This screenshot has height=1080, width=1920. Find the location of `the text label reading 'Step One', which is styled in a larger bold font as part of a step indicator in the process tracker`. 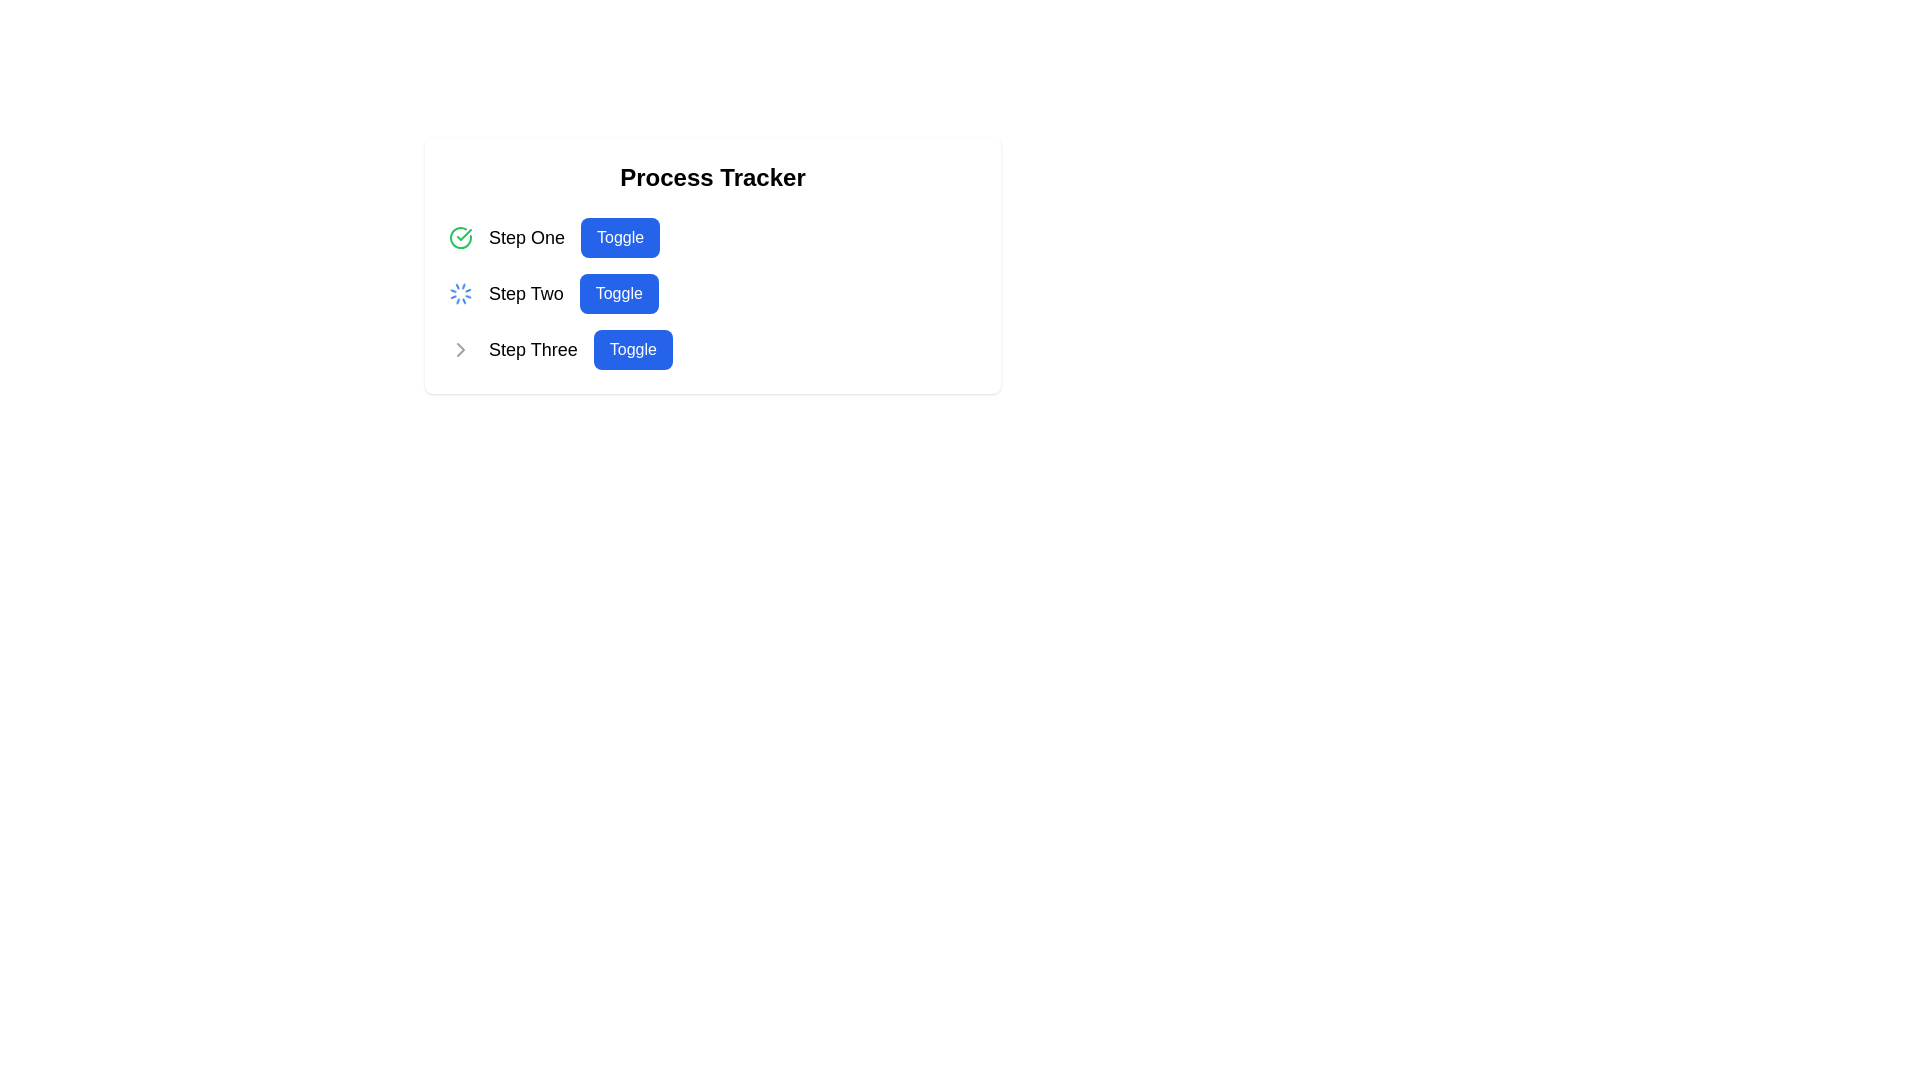

the text label reading 'Step One', which is styled in a larger bold font as part of a step indicator in the process tracker is located at coordinates (527, 237).